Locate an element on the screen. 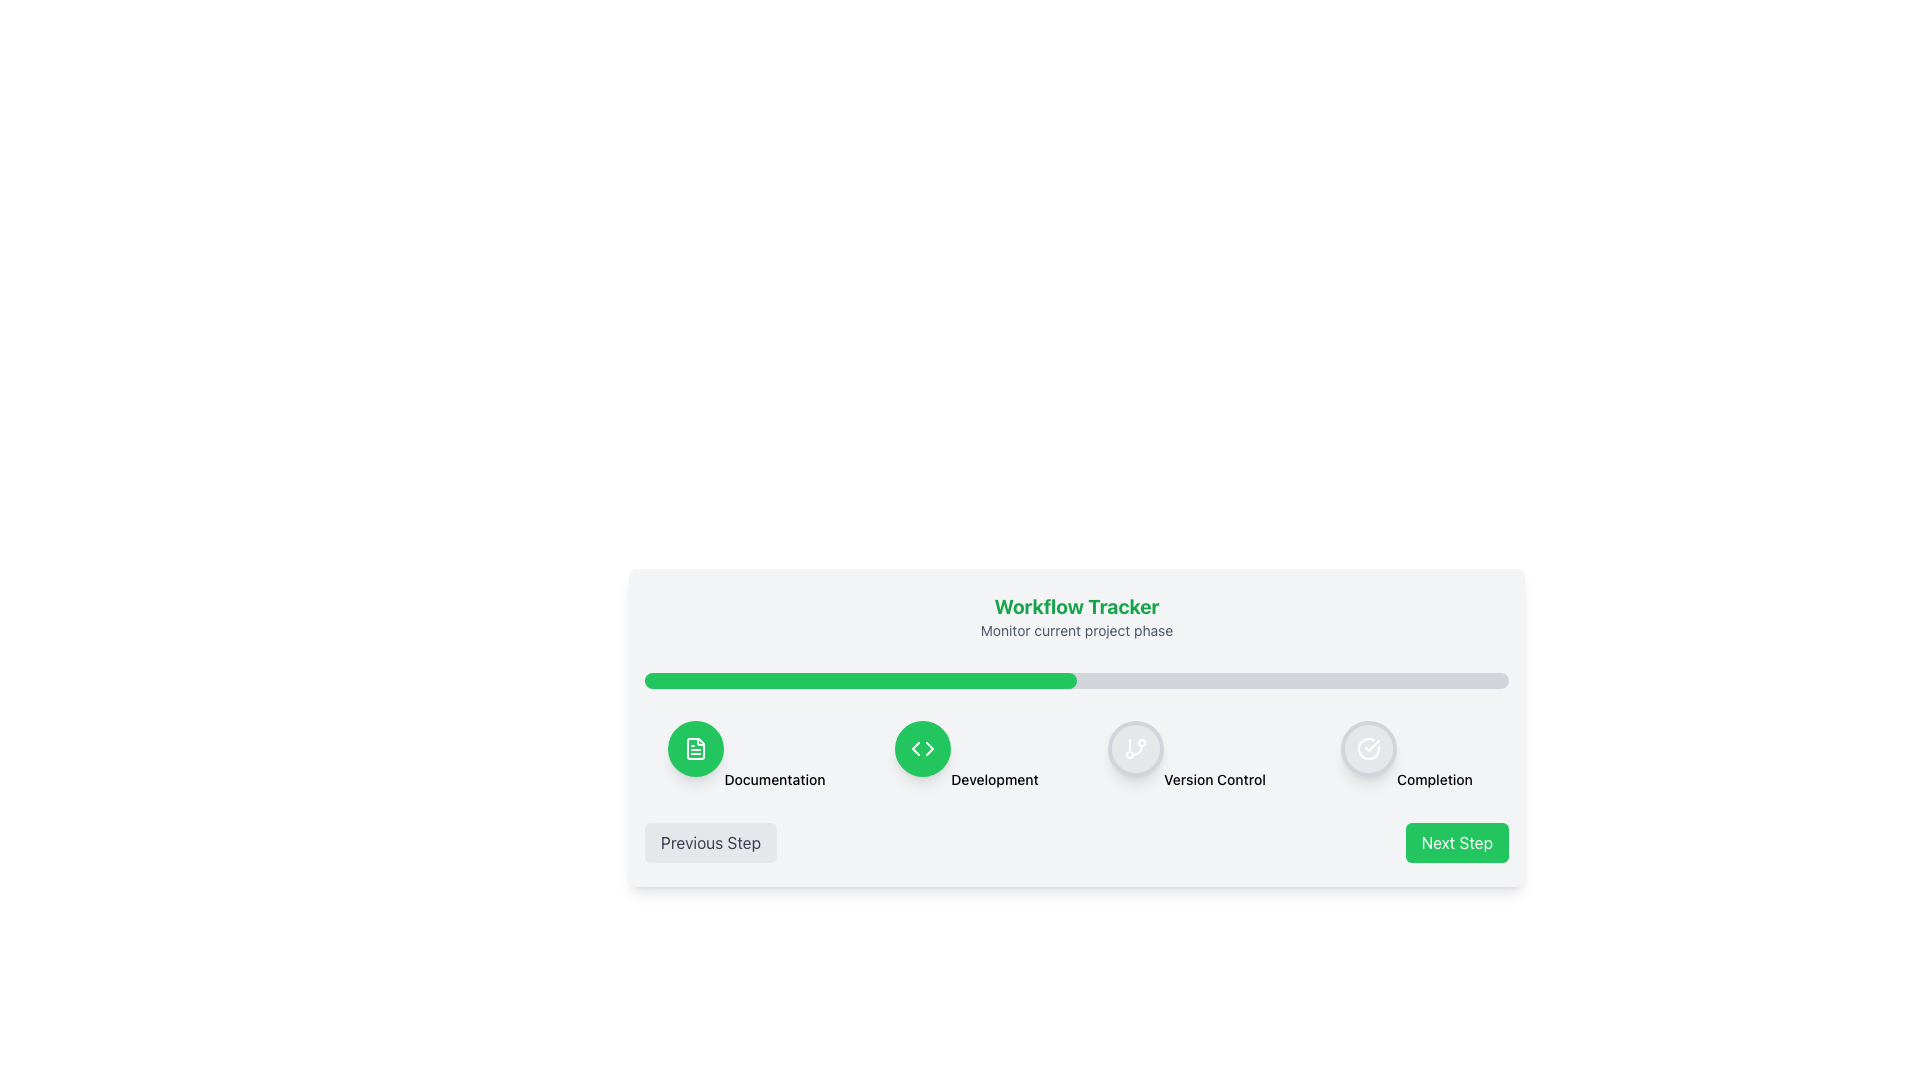 The width and height of the screenshot is (1920, 1080). the 'Completion' stage in the workflow progress tracker, which is the last item in a group of four step icons is located at coordinates (1405, 756).